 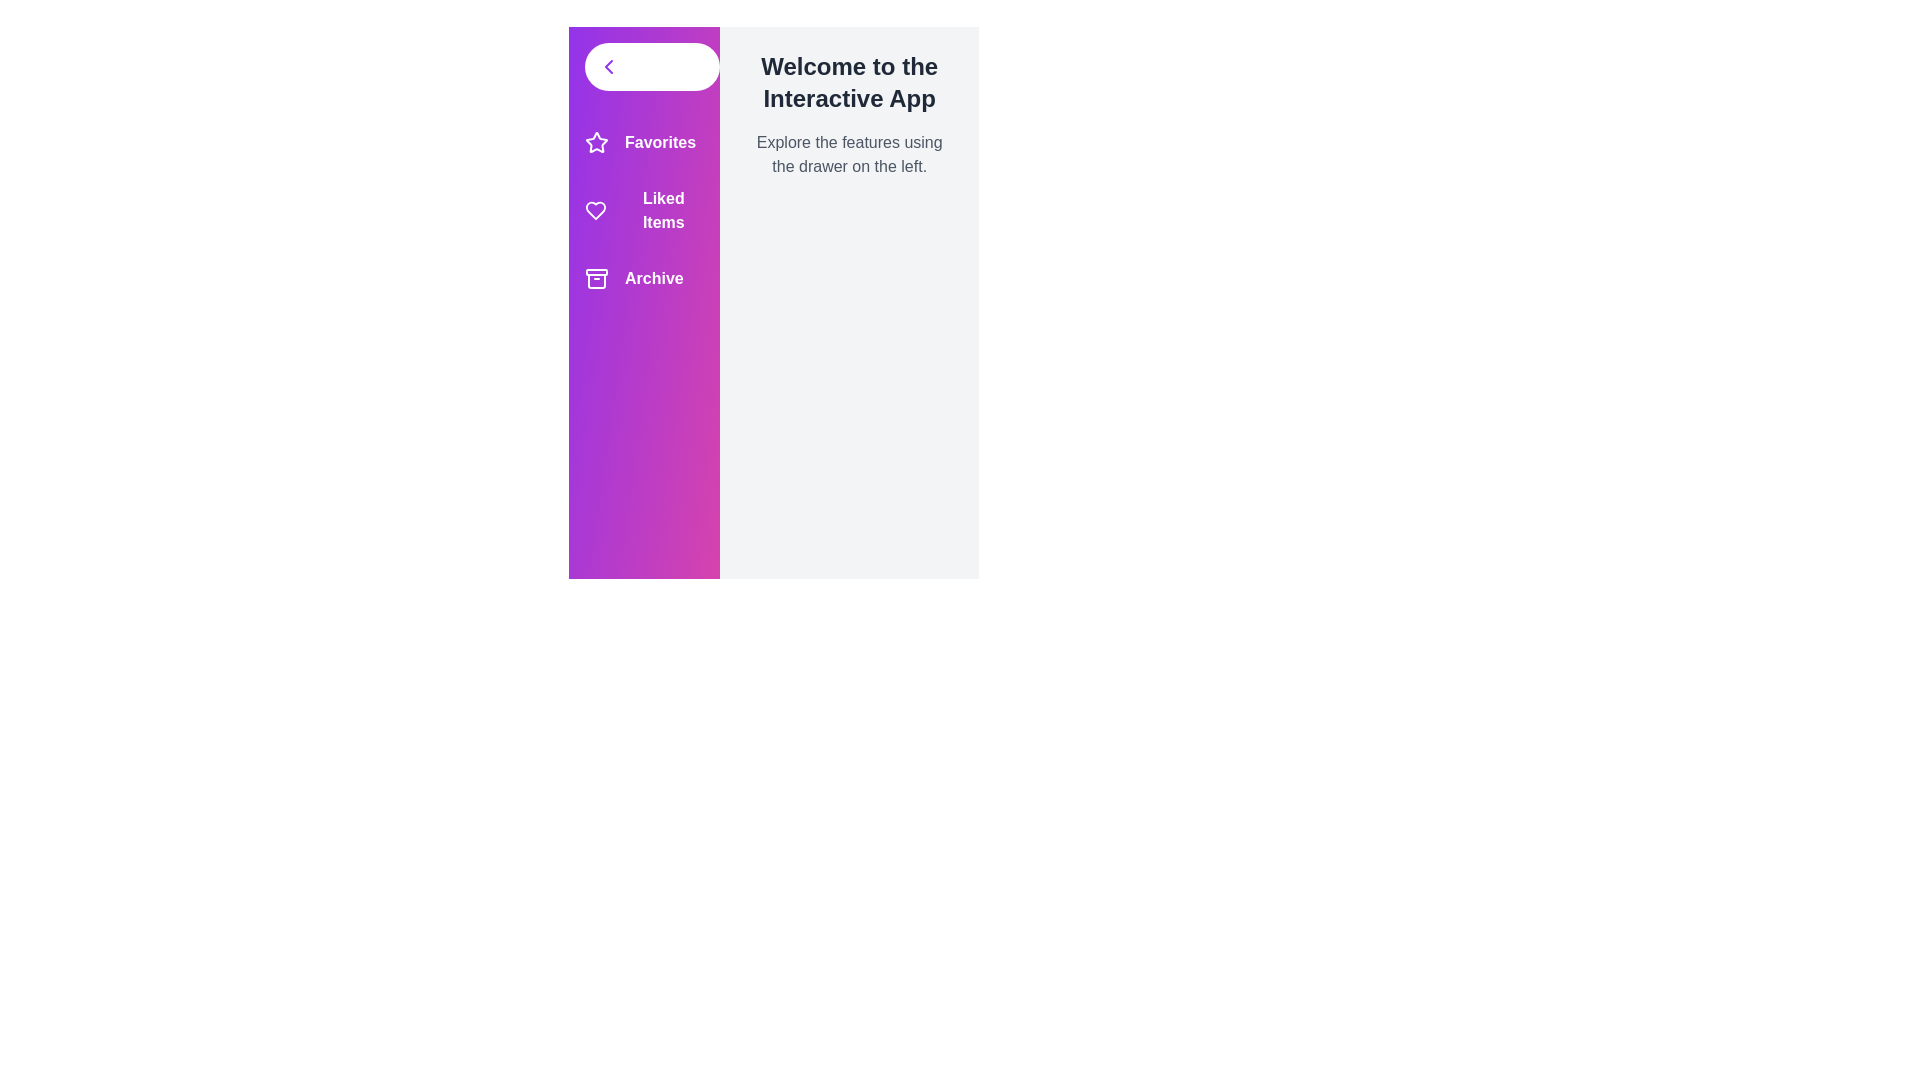 What do you see at coordinates (643, 211) in the screenshot?
I see `the 'Liked Items' menu item in the drawer` at bounding box center [643, 211].